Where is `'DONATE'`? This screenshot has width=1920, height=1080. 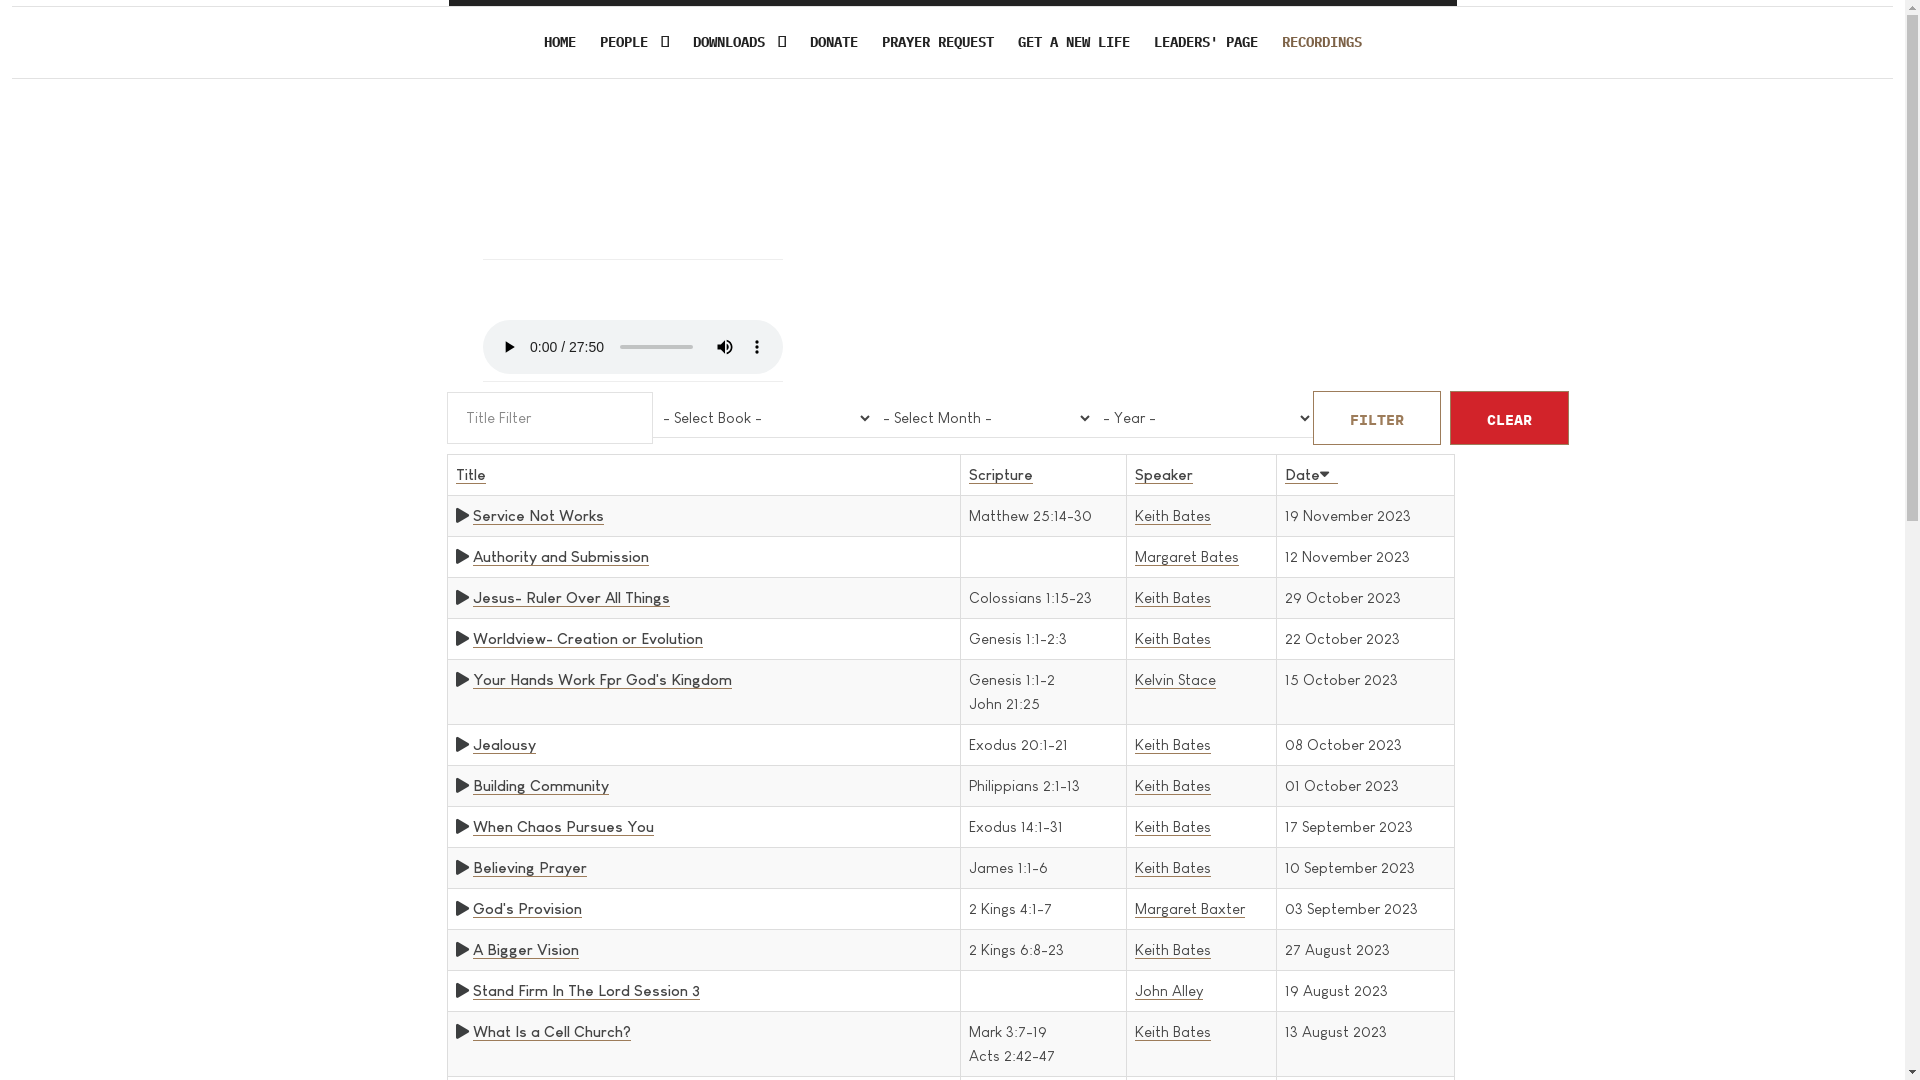
'DONATE' is located at coordinates (834, 42).